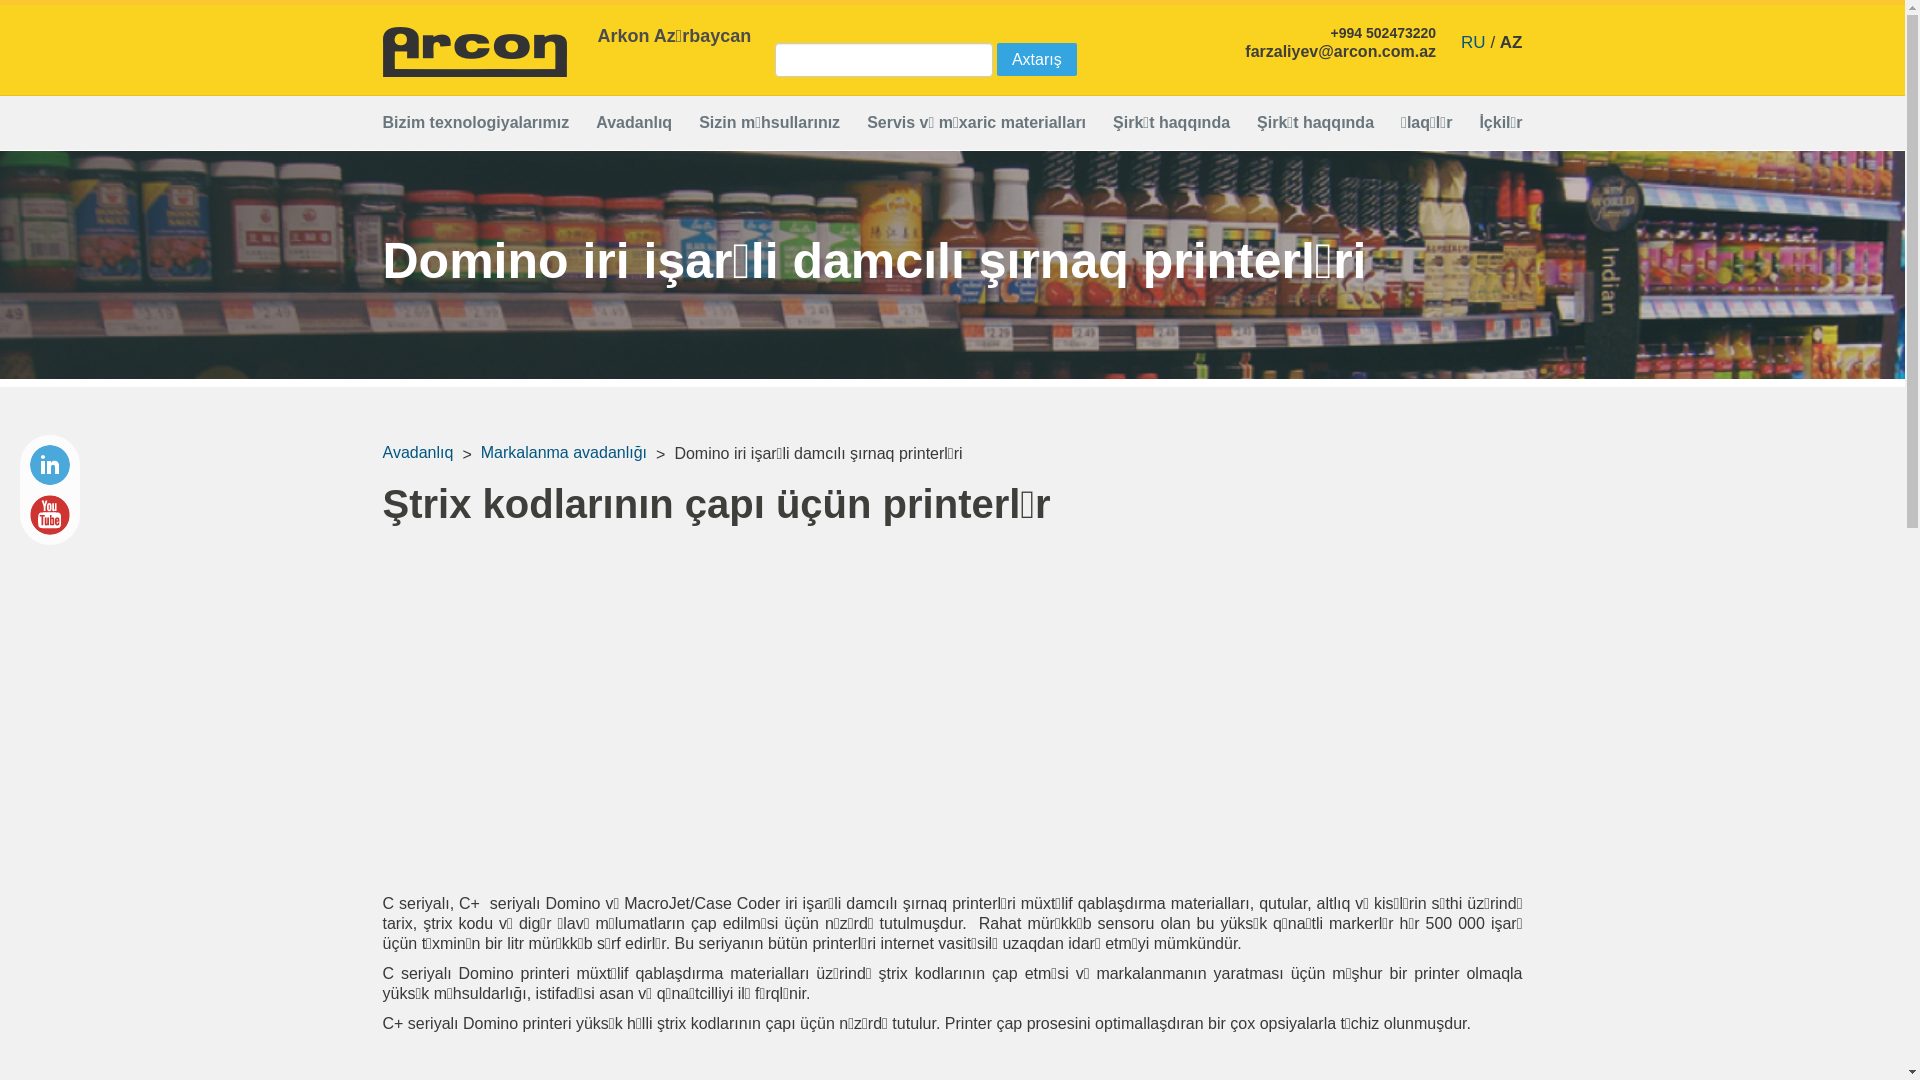 The image size is (1920, 1080). Describe the element at coordinates (1473, 42) in the screenshot. I see `'RU'` at that location.